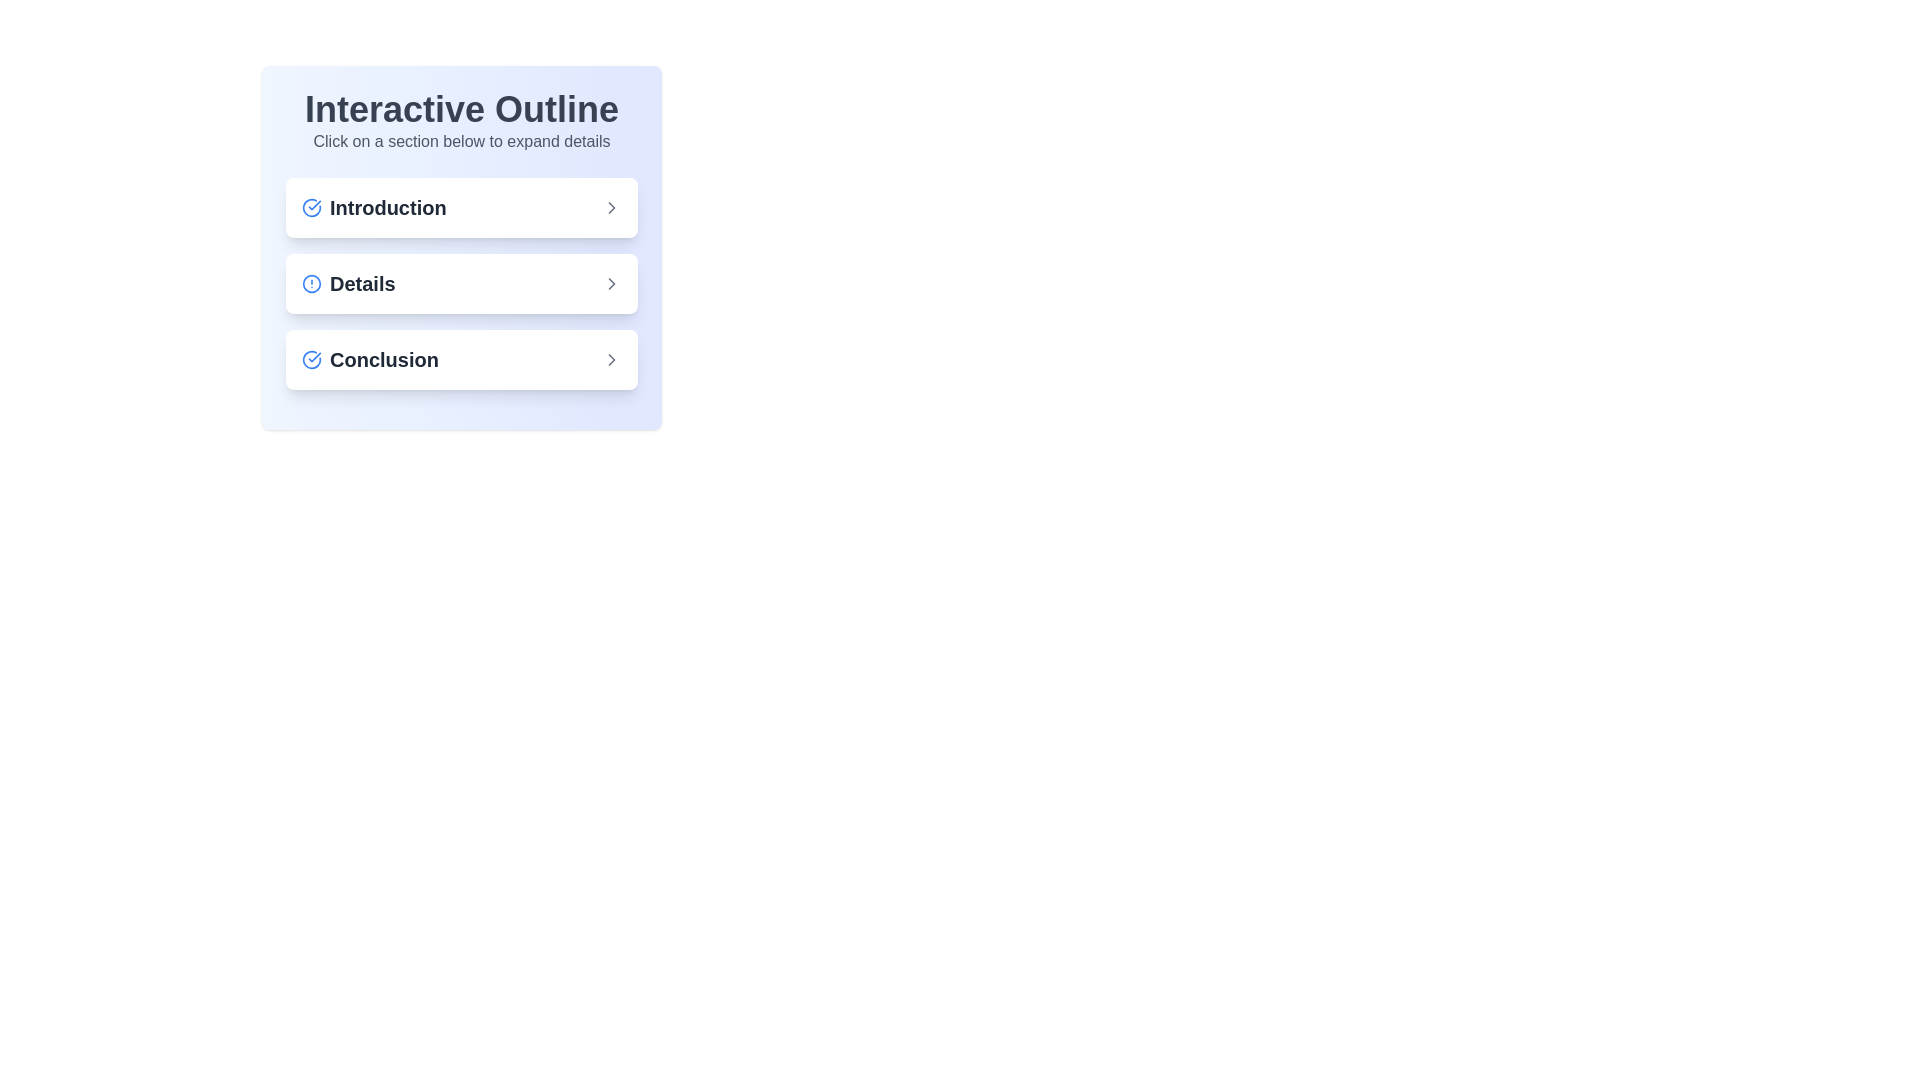 The height and width of the screenshot is (1080, 1920). I want to click on the 'Details' navigational button, so click(348, 284).